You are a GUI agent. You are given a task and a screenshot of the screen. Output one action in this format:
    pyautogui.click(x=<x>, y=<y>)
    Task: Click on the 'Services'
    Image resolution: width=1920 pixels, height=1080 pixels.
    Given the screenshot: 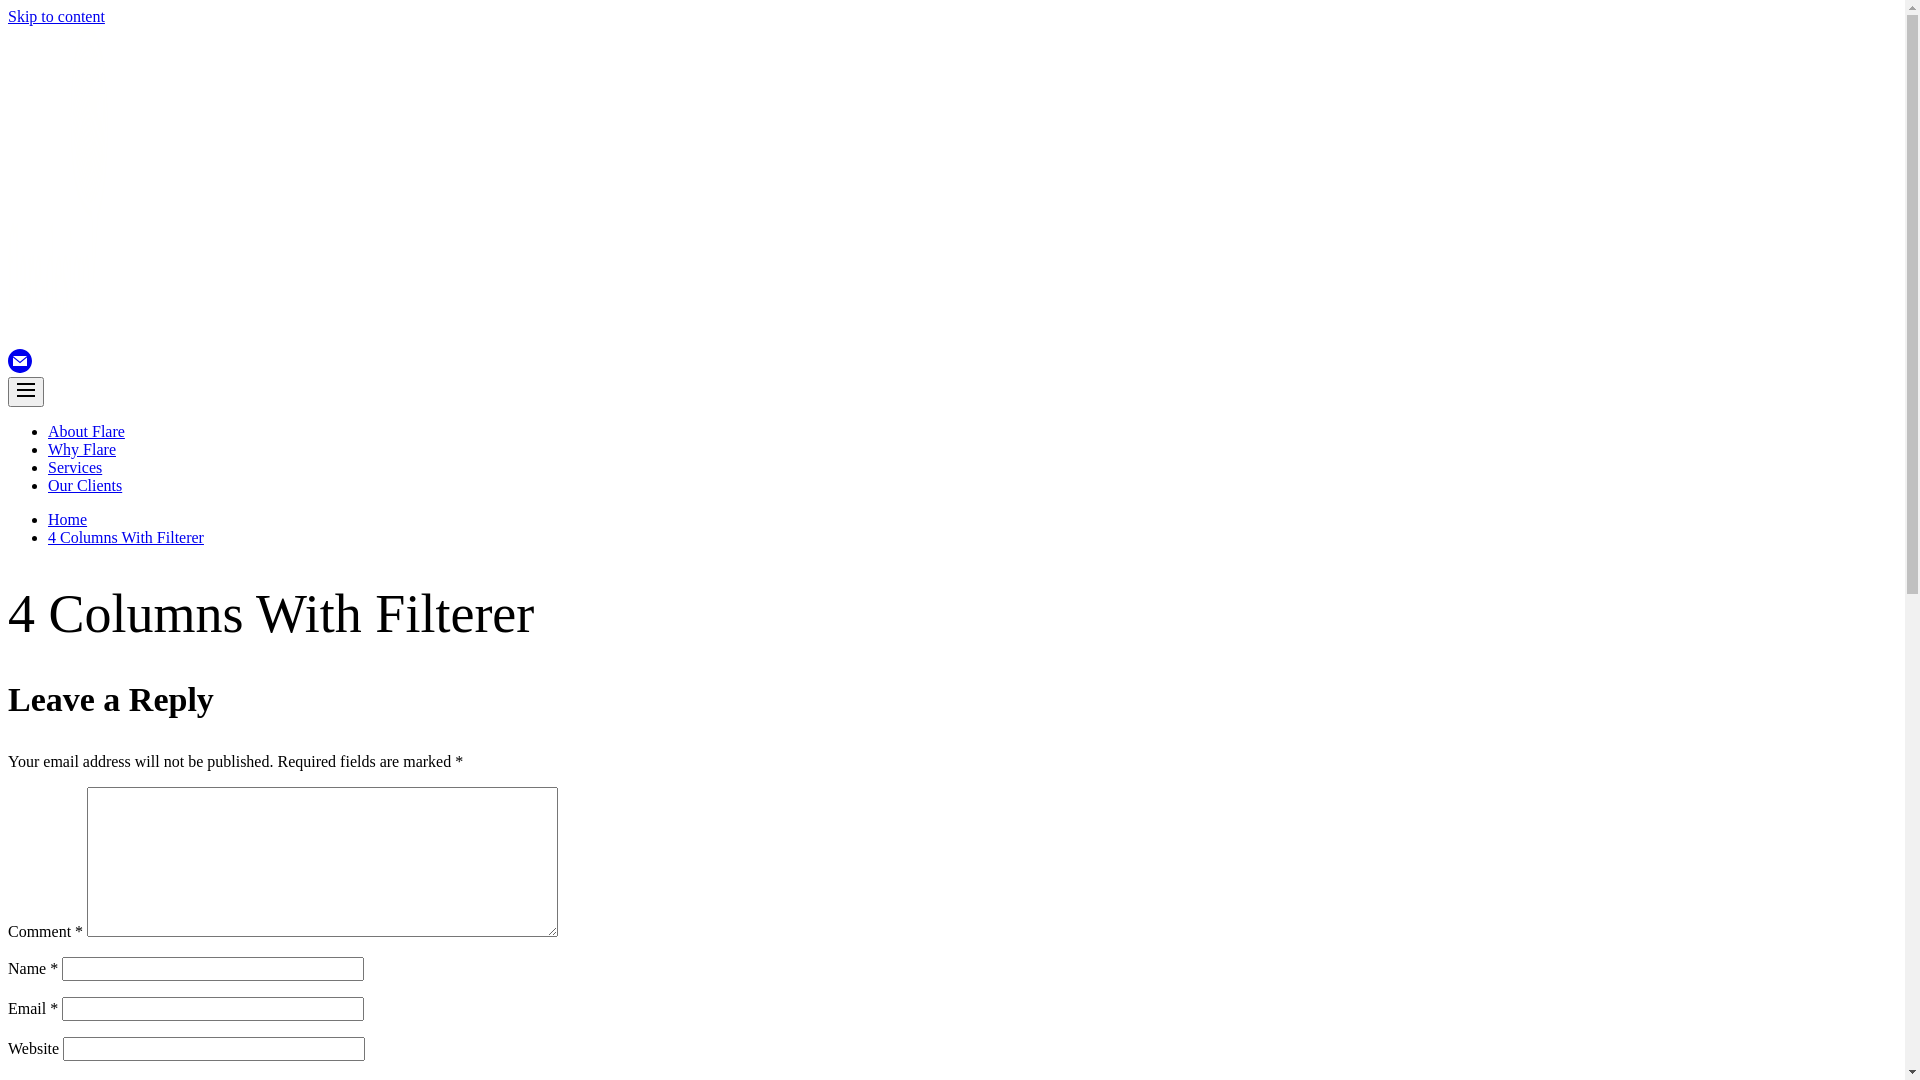 What is the action you would take?
    pyautogui.click(x=75, y=467)
    